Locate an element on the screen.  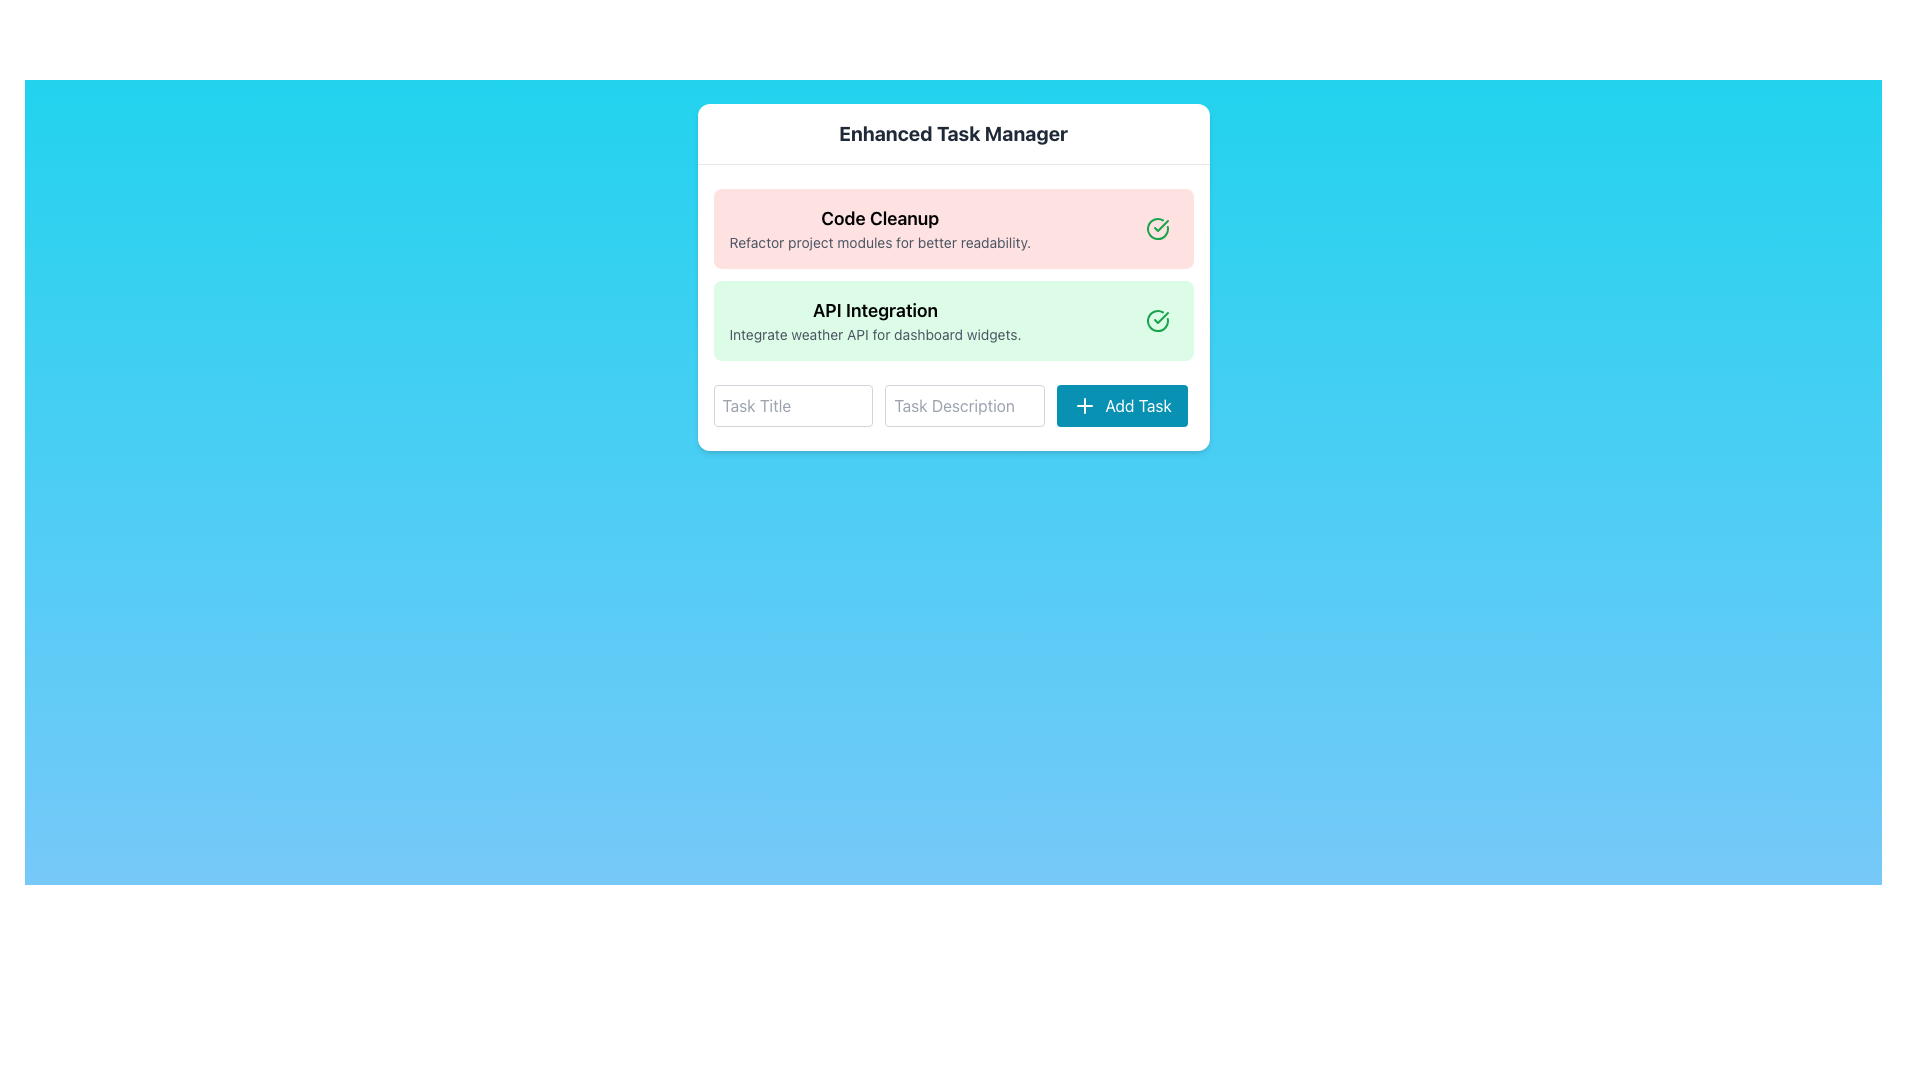
the checkmark icon within the task card that summarizes the details of a specific task, located below the 'Code Cleanup' task in the task manager interface is located at coordinates (952, 319).